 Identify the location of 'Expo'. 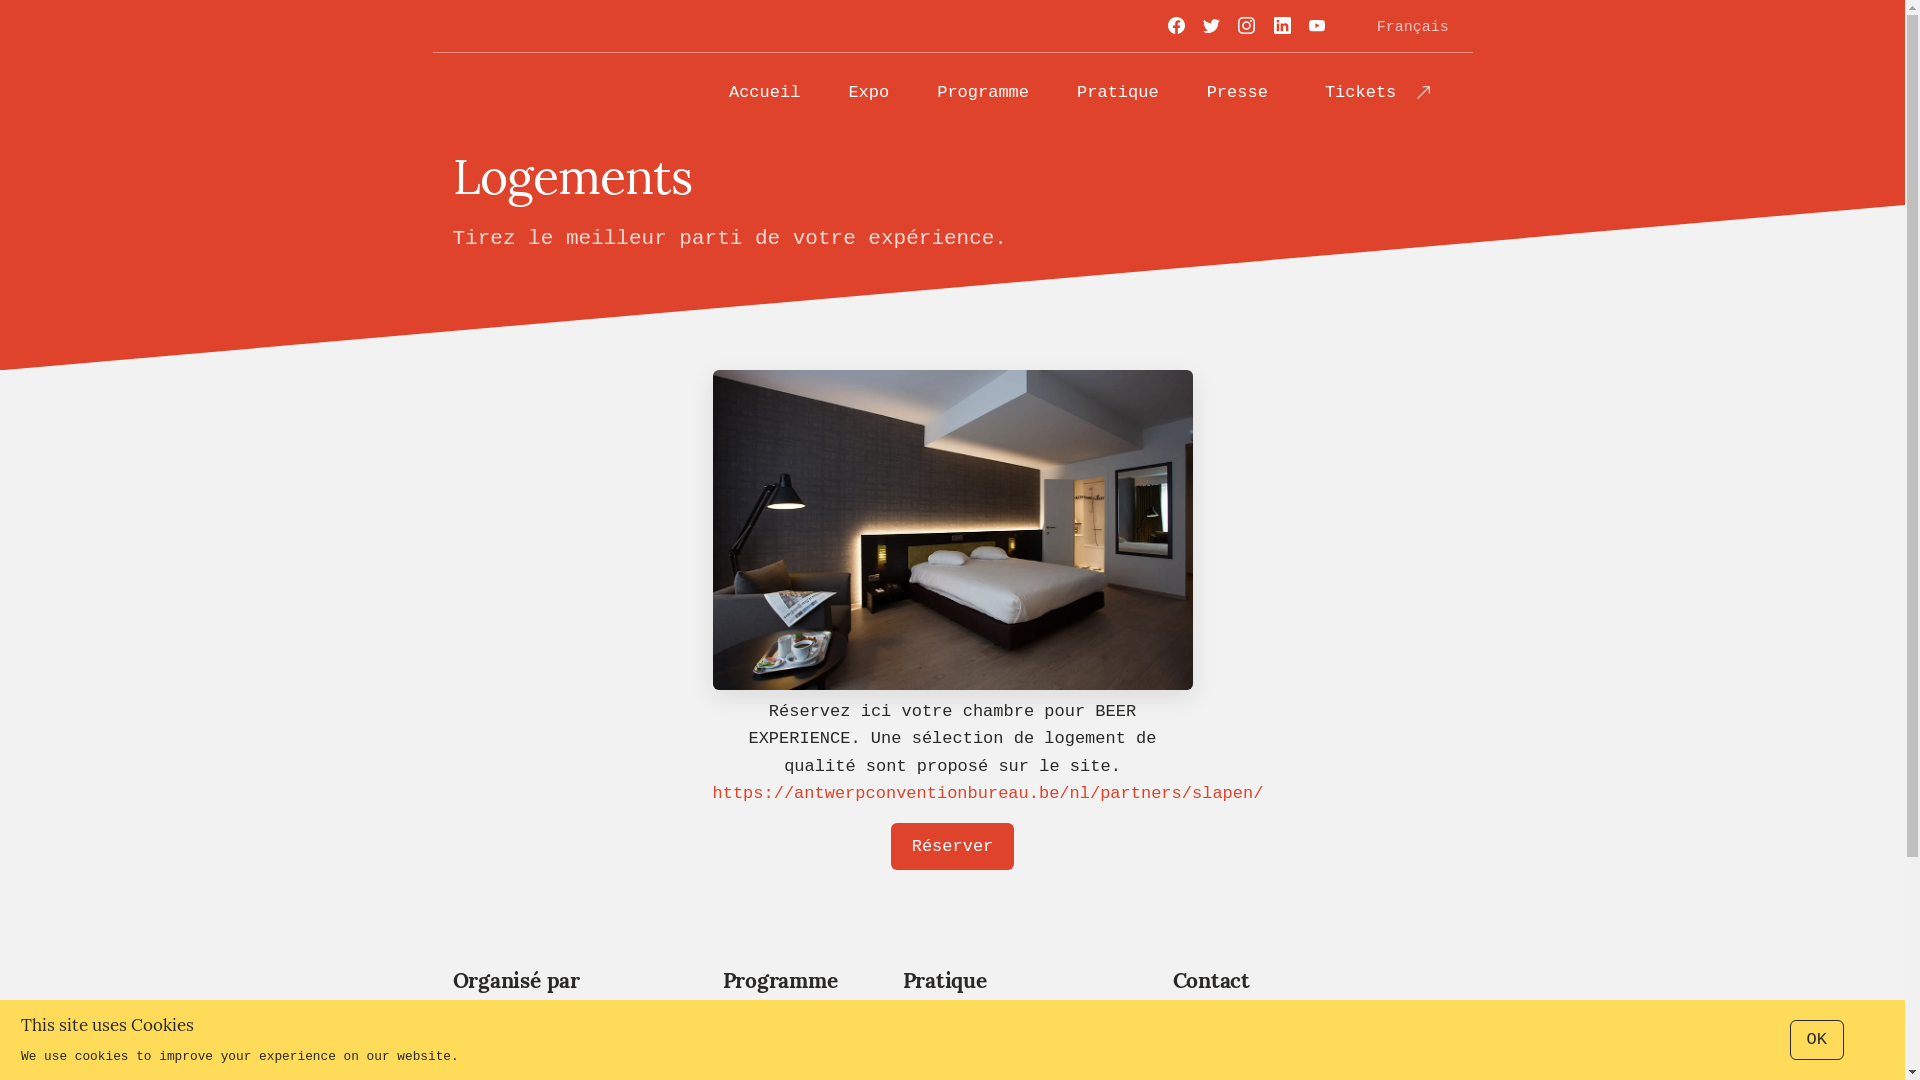
(824, 92).